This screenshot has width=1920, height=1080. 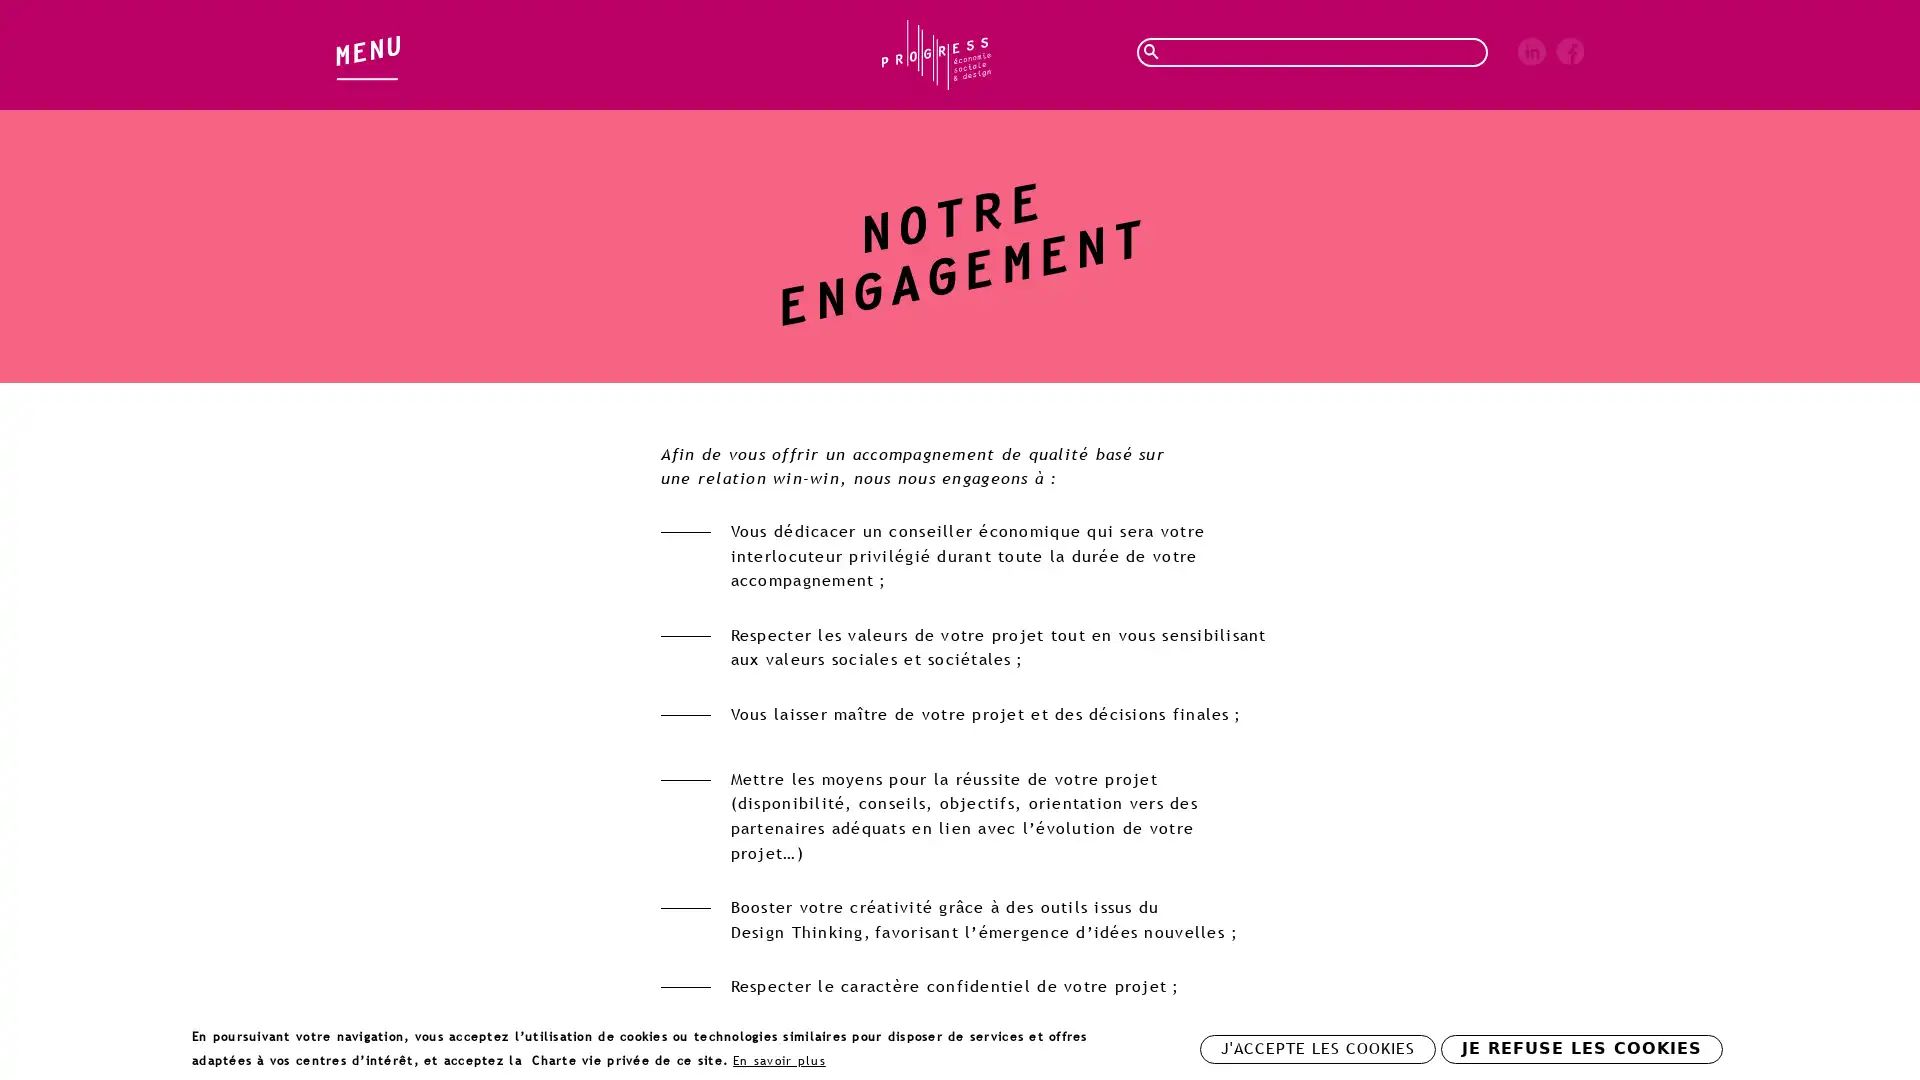 I want to click on J'ACCEPTE LES COOKIES, so click(x=1318, y=1048).